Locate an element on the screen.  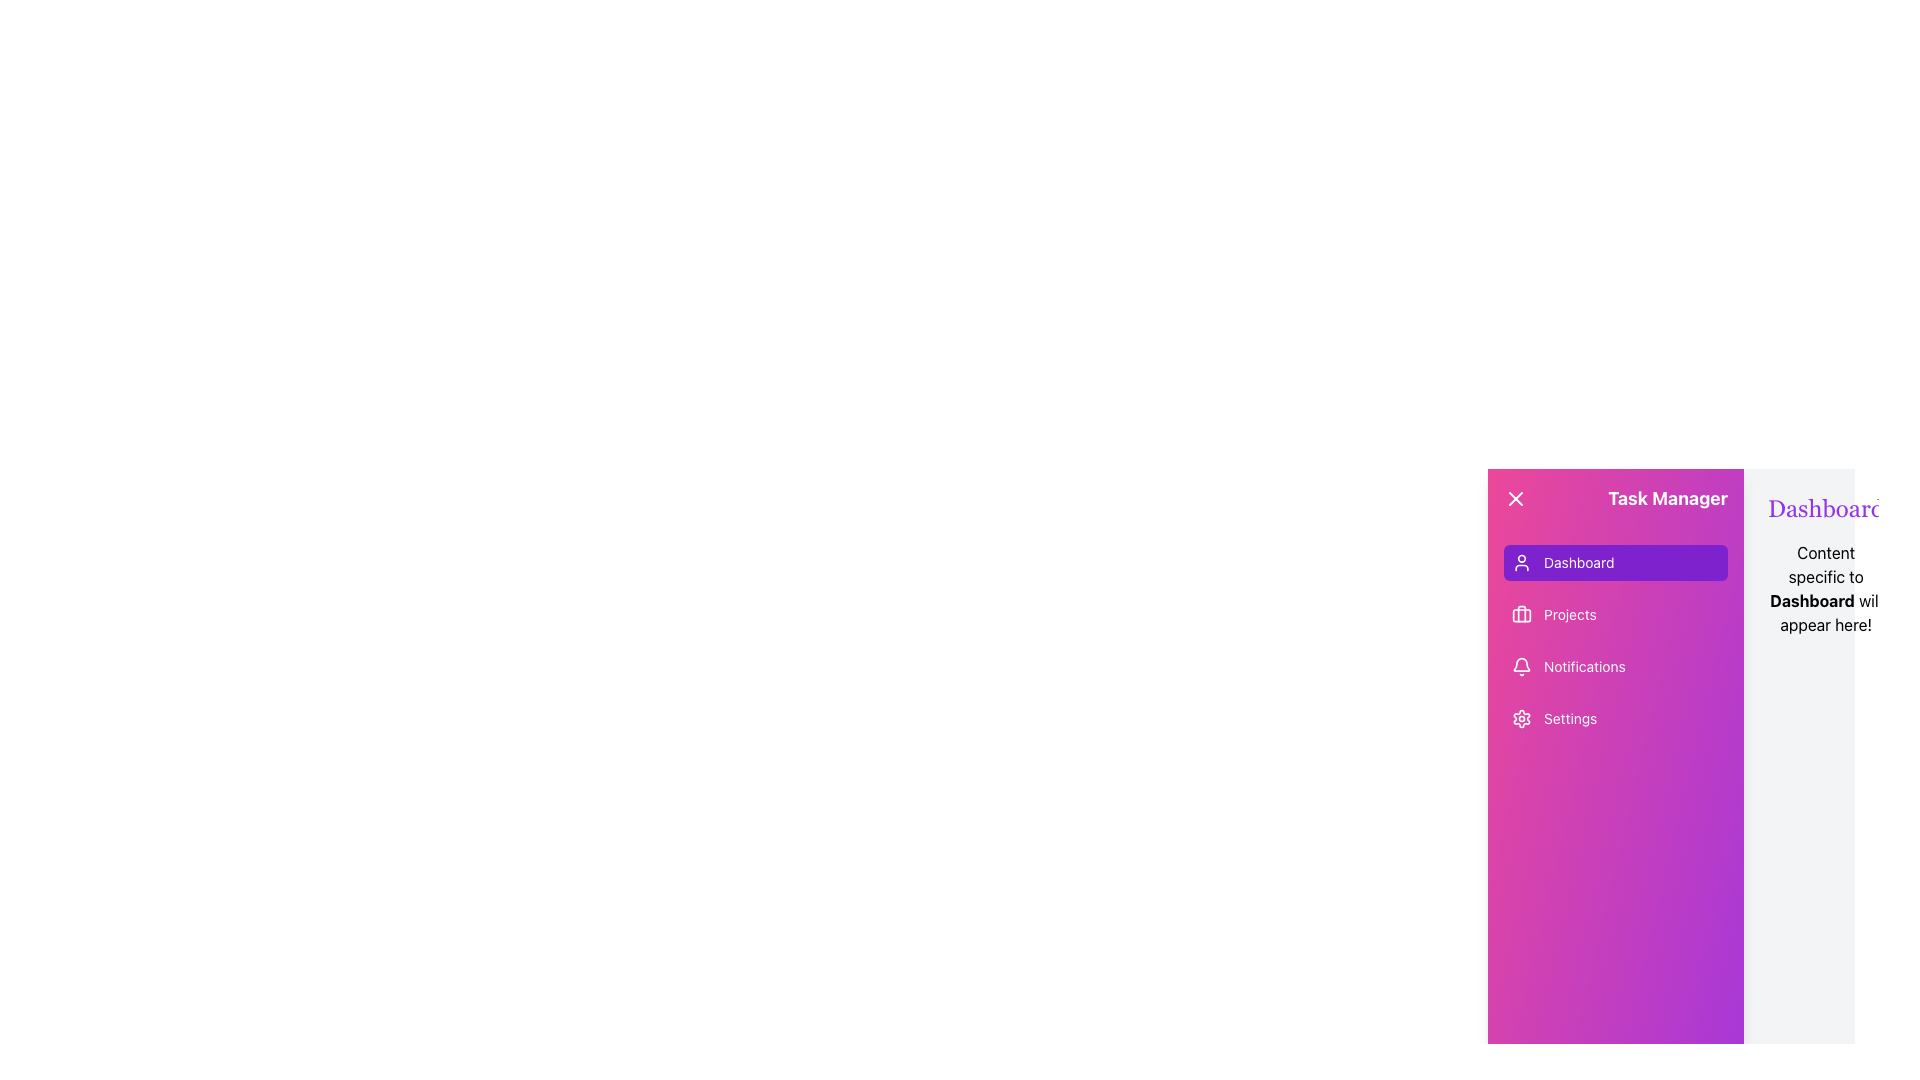
the 'Settings' icon, which is the fourth icon from the top is located at coordinates (1520, 717).